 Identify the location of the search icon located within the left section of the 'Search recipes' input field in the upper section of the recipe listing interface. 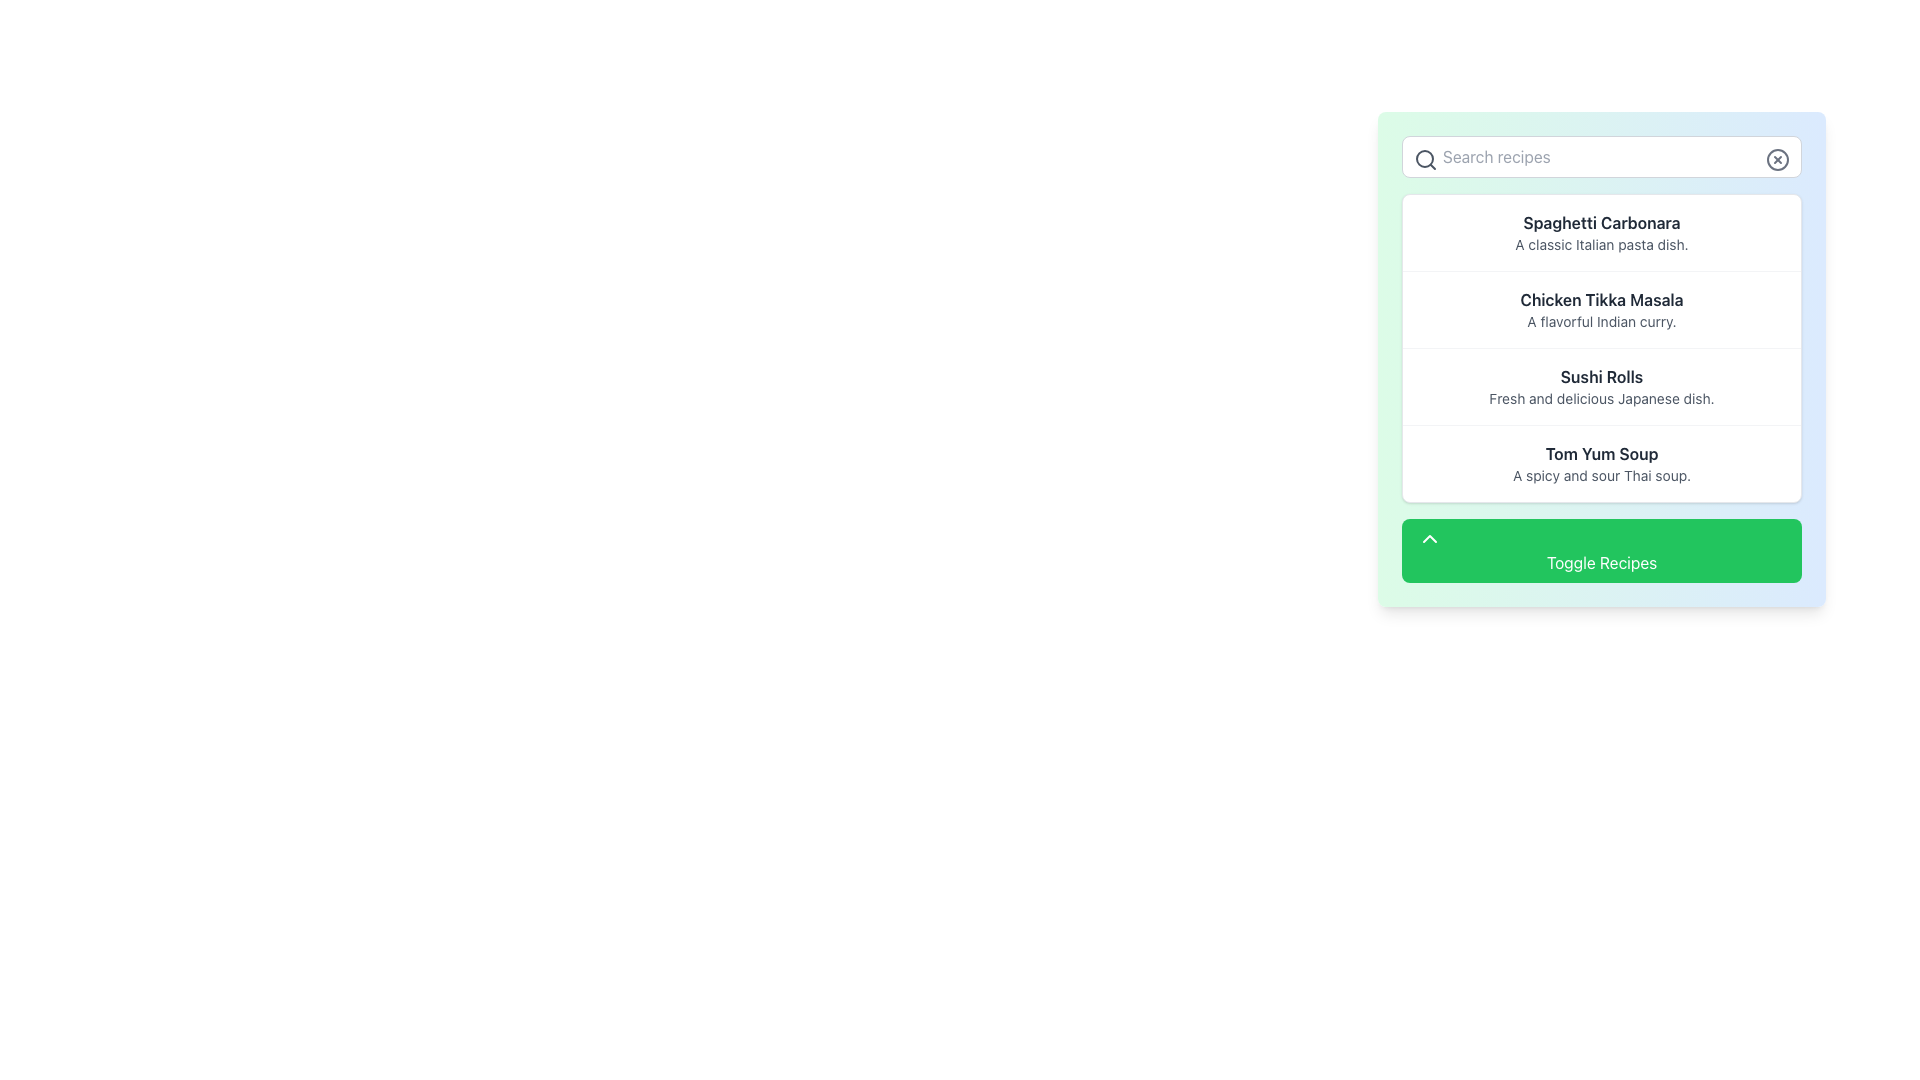
(1424, 158).